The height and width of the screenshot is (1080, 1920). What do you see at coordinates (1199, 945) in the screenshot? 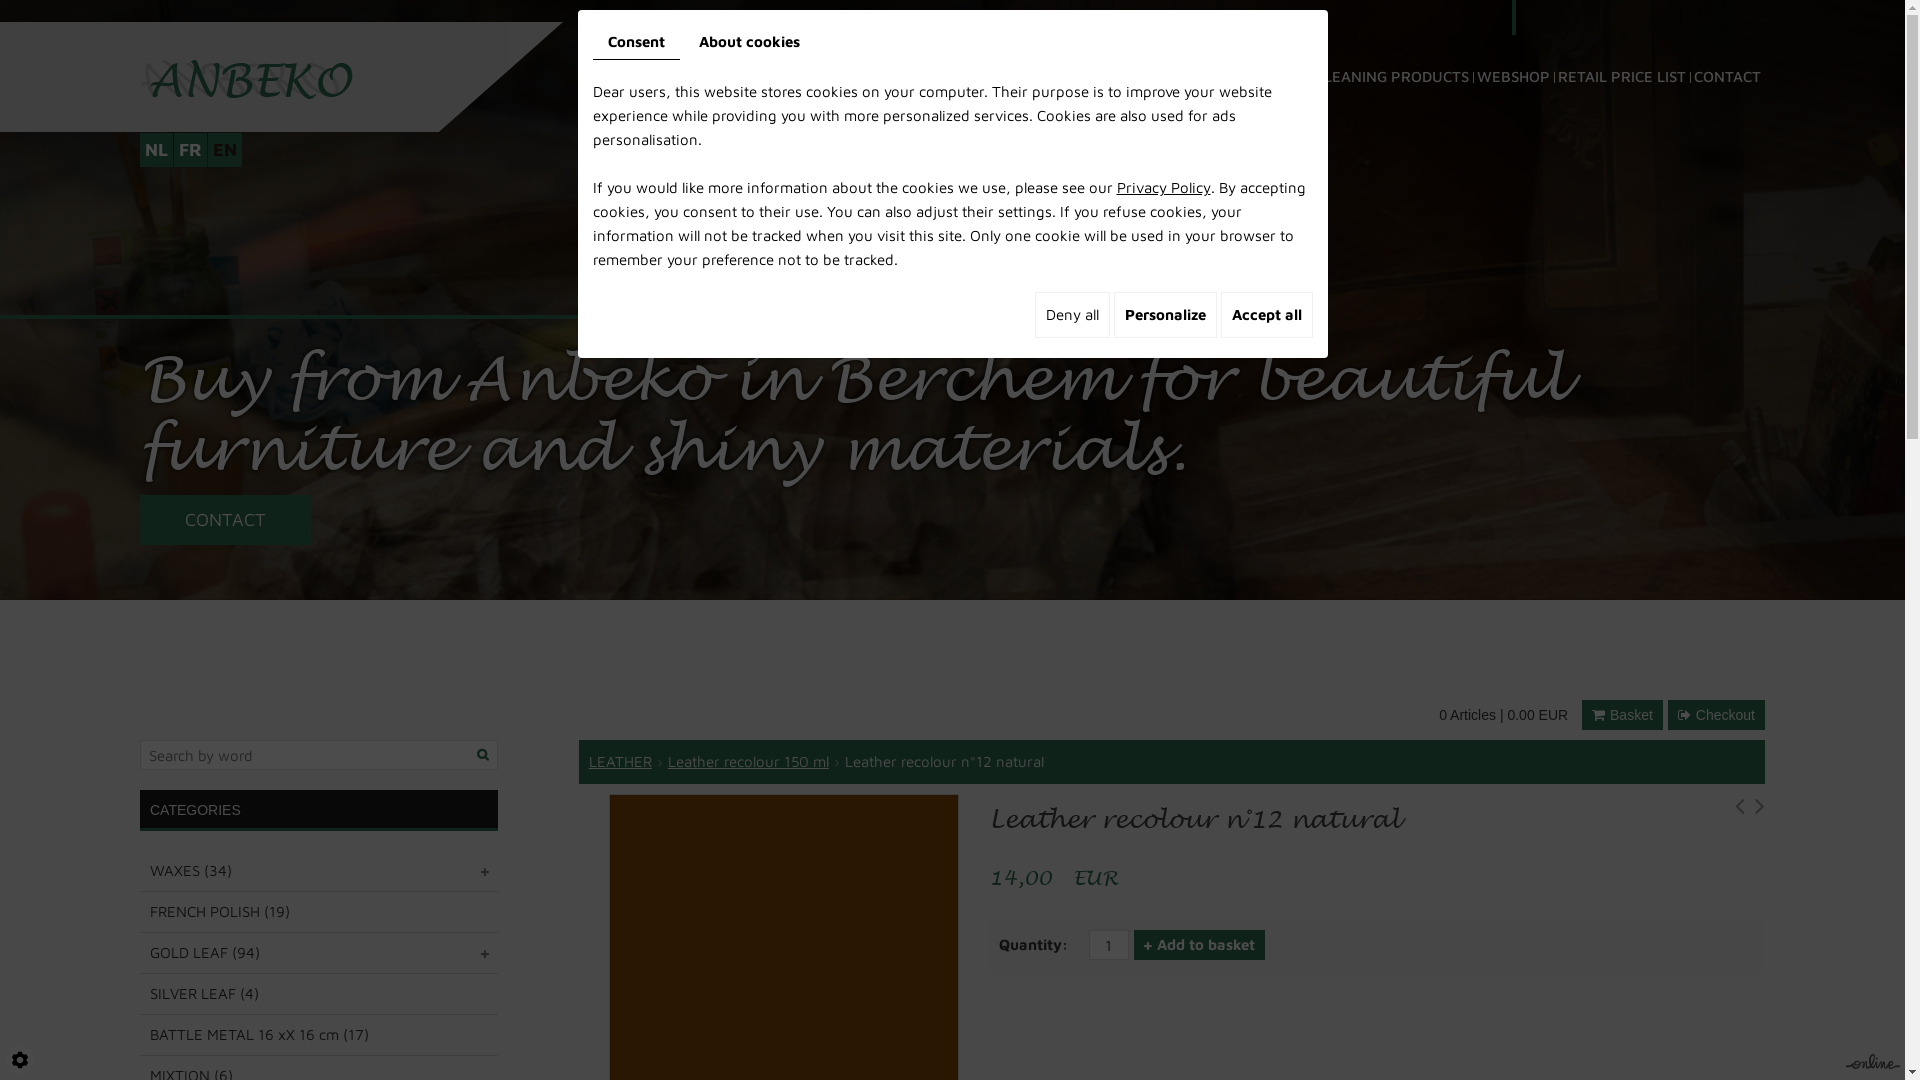
I see `'Add to basket'` at bounding box center [1199, 945].